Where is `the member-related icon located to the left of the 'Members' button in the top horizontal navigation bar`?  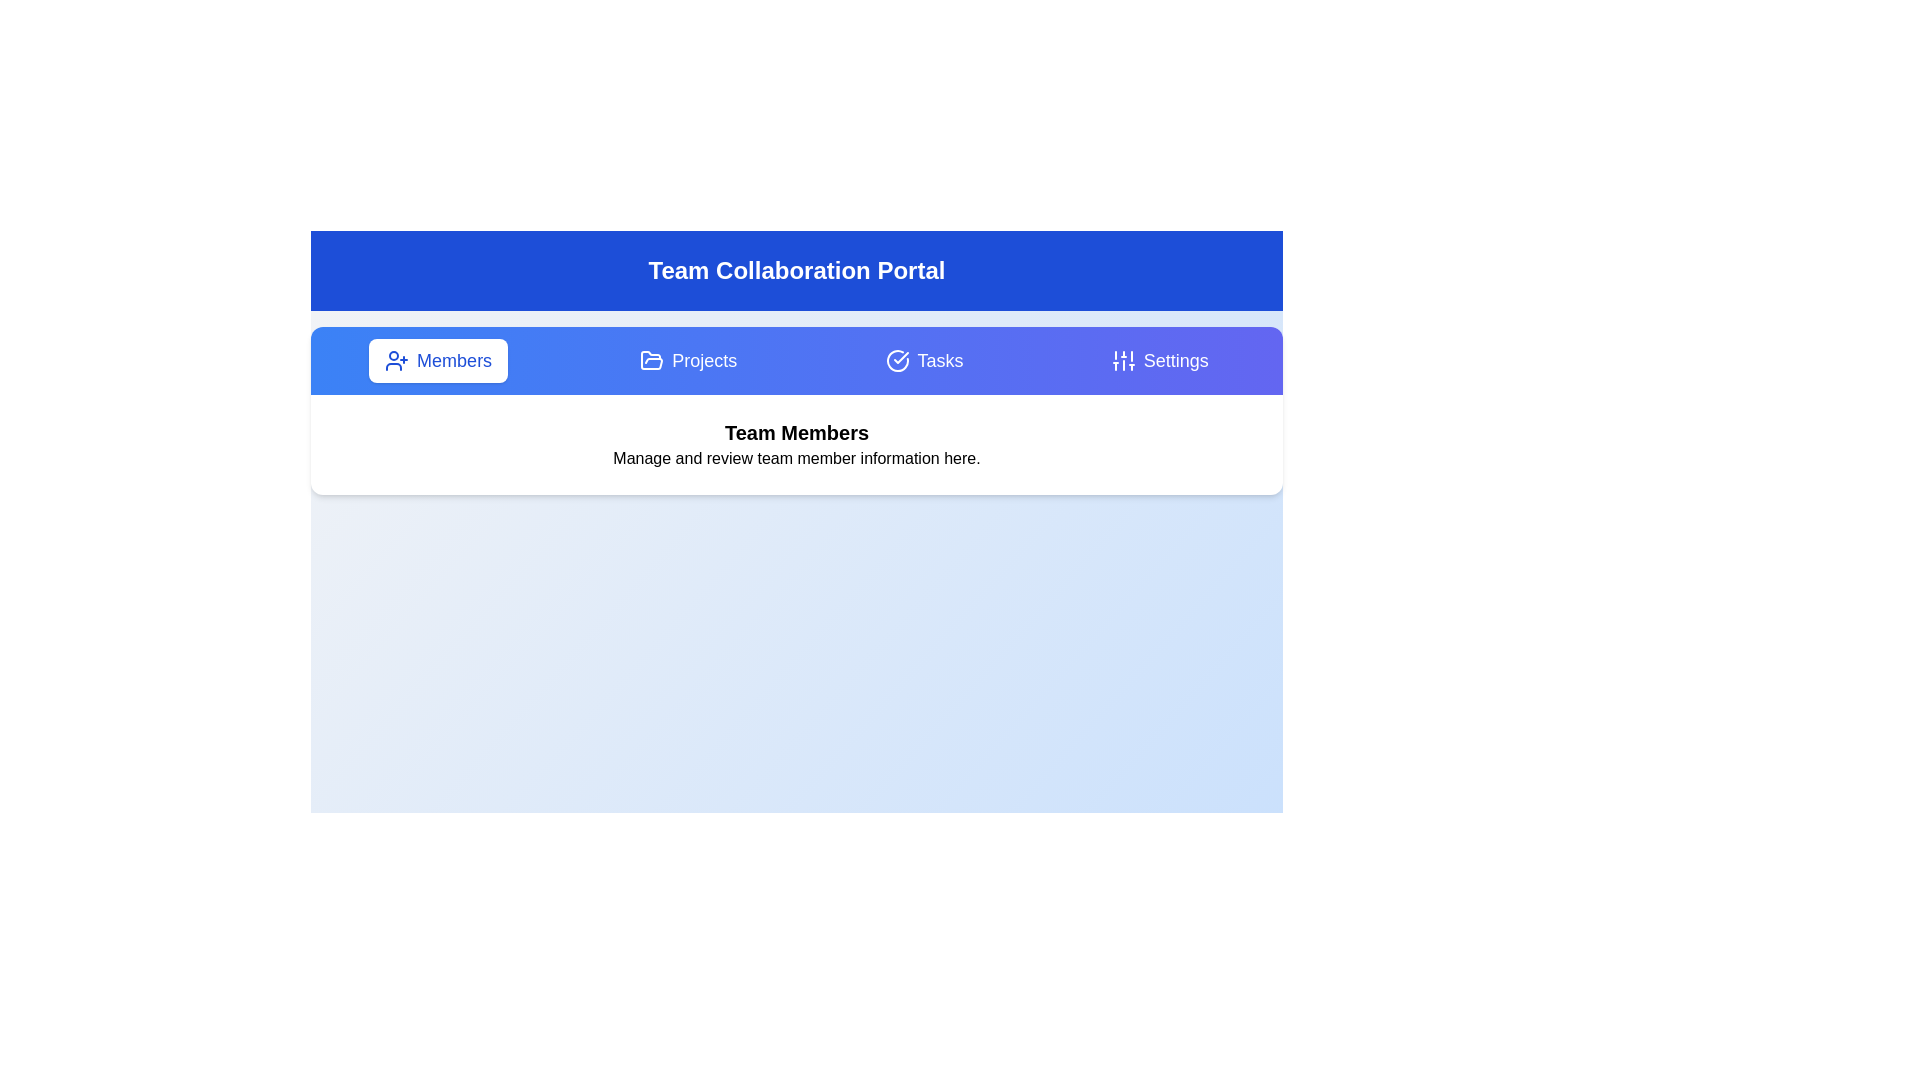 the member-related icon located to the left of the 'Members' button in the top horizontal navigation bar is located at coordinates (397, 361).